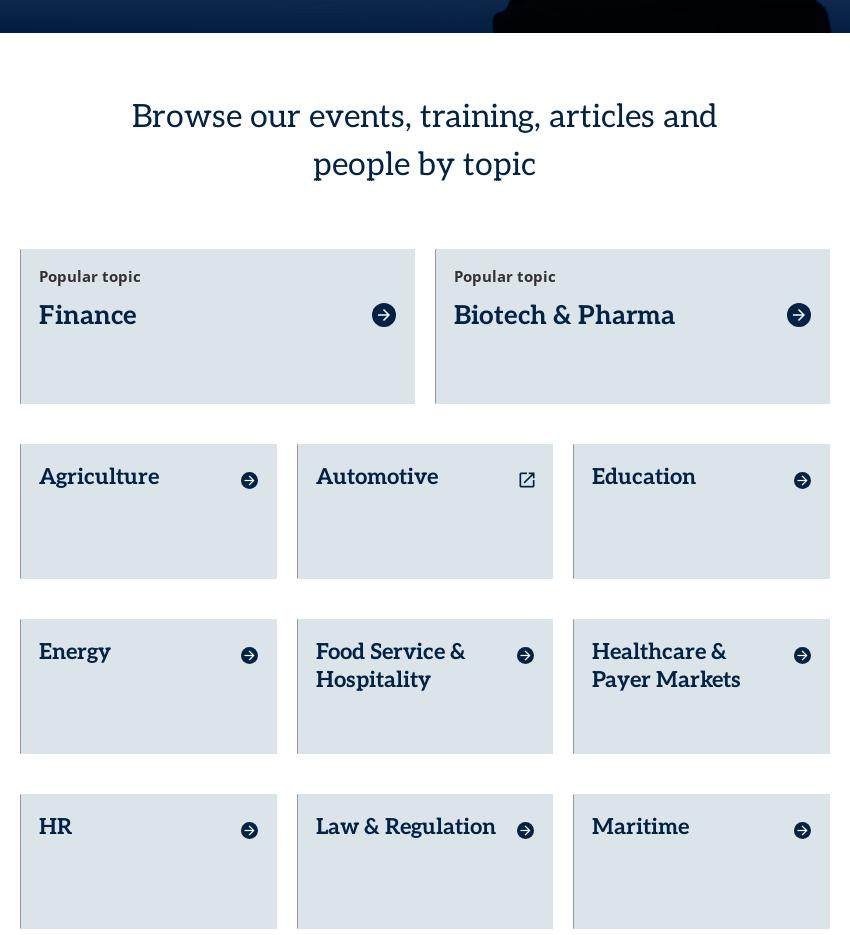 The height and width of the screenshot is (935, 850). Describe the element at coordinates (564, 279) in the screenshot. I see `'Biotech & Pharma'` at that location.